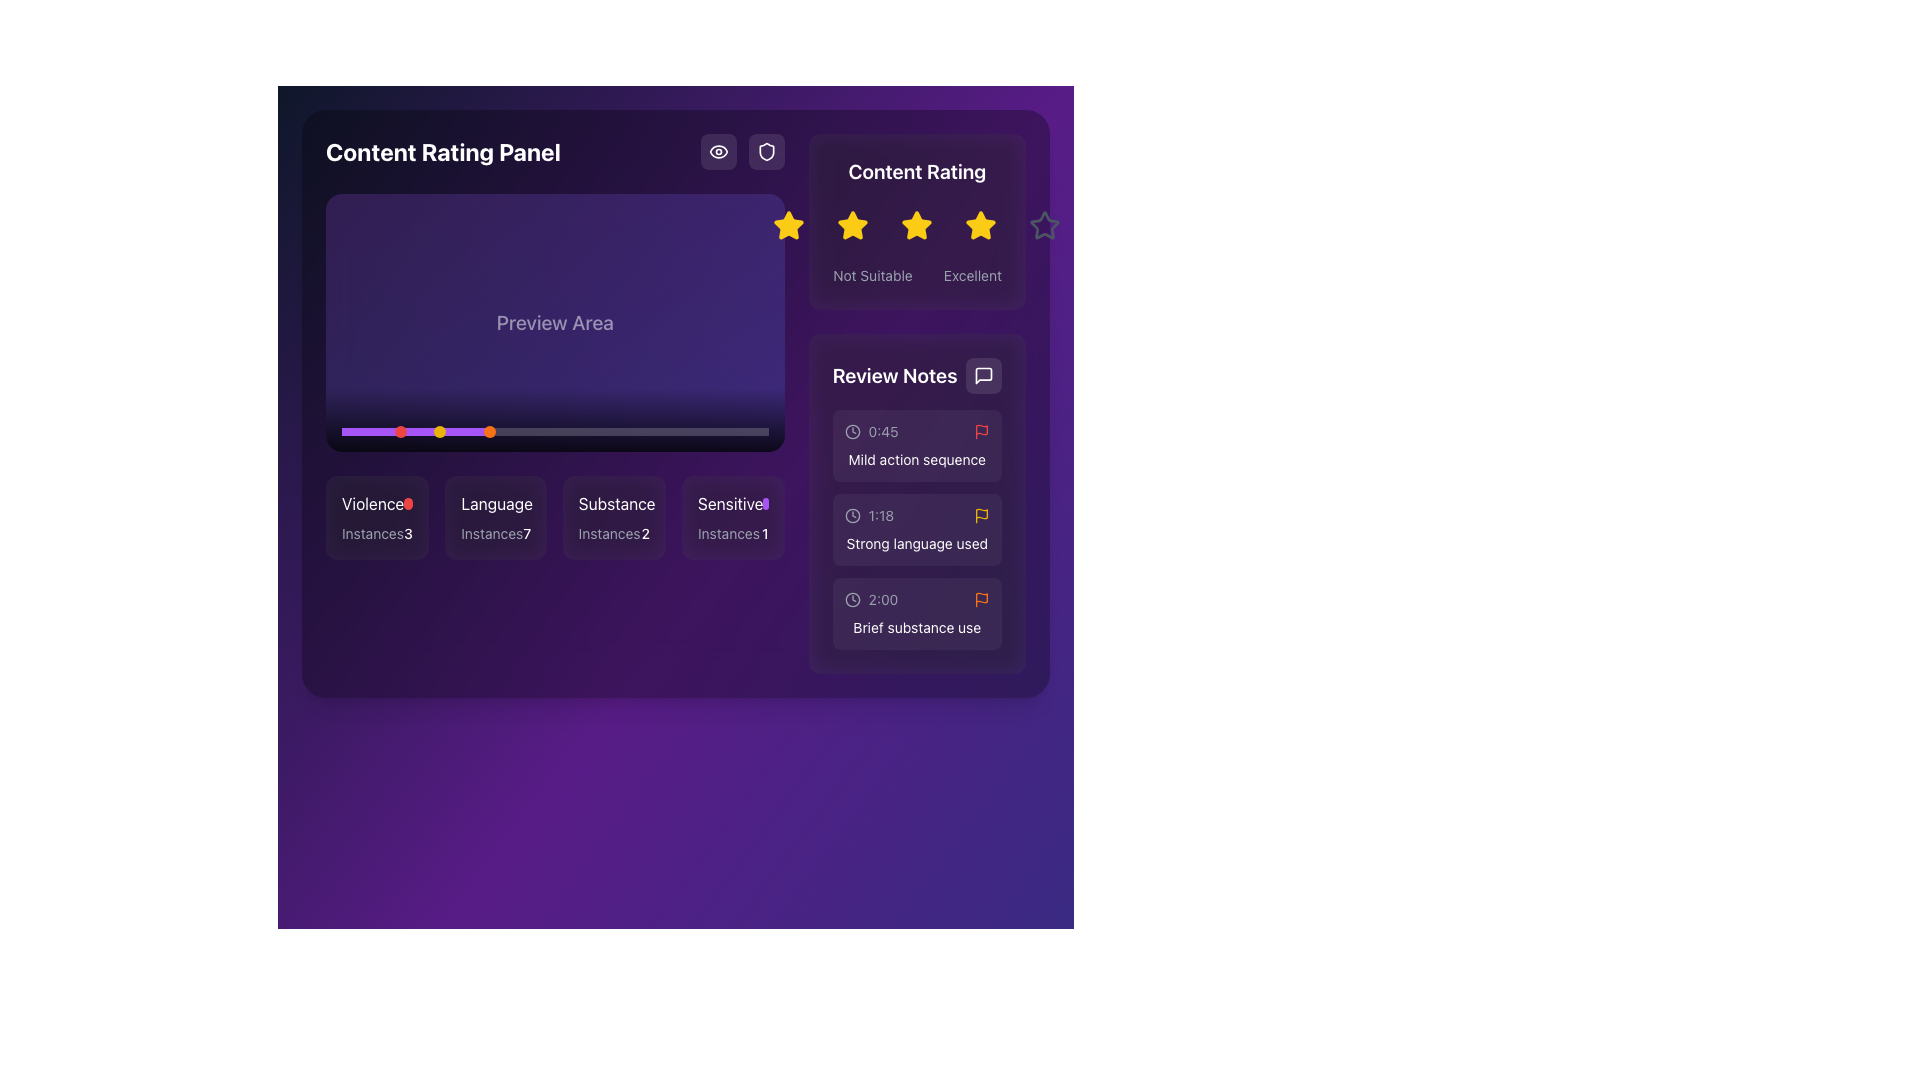 Image resolution: width=1920 pixels, height=1080 pixels. What do you see at coordinates (718, 150) in the screenshot?
I see `the eye icon button` at bounding box center [718, 150].